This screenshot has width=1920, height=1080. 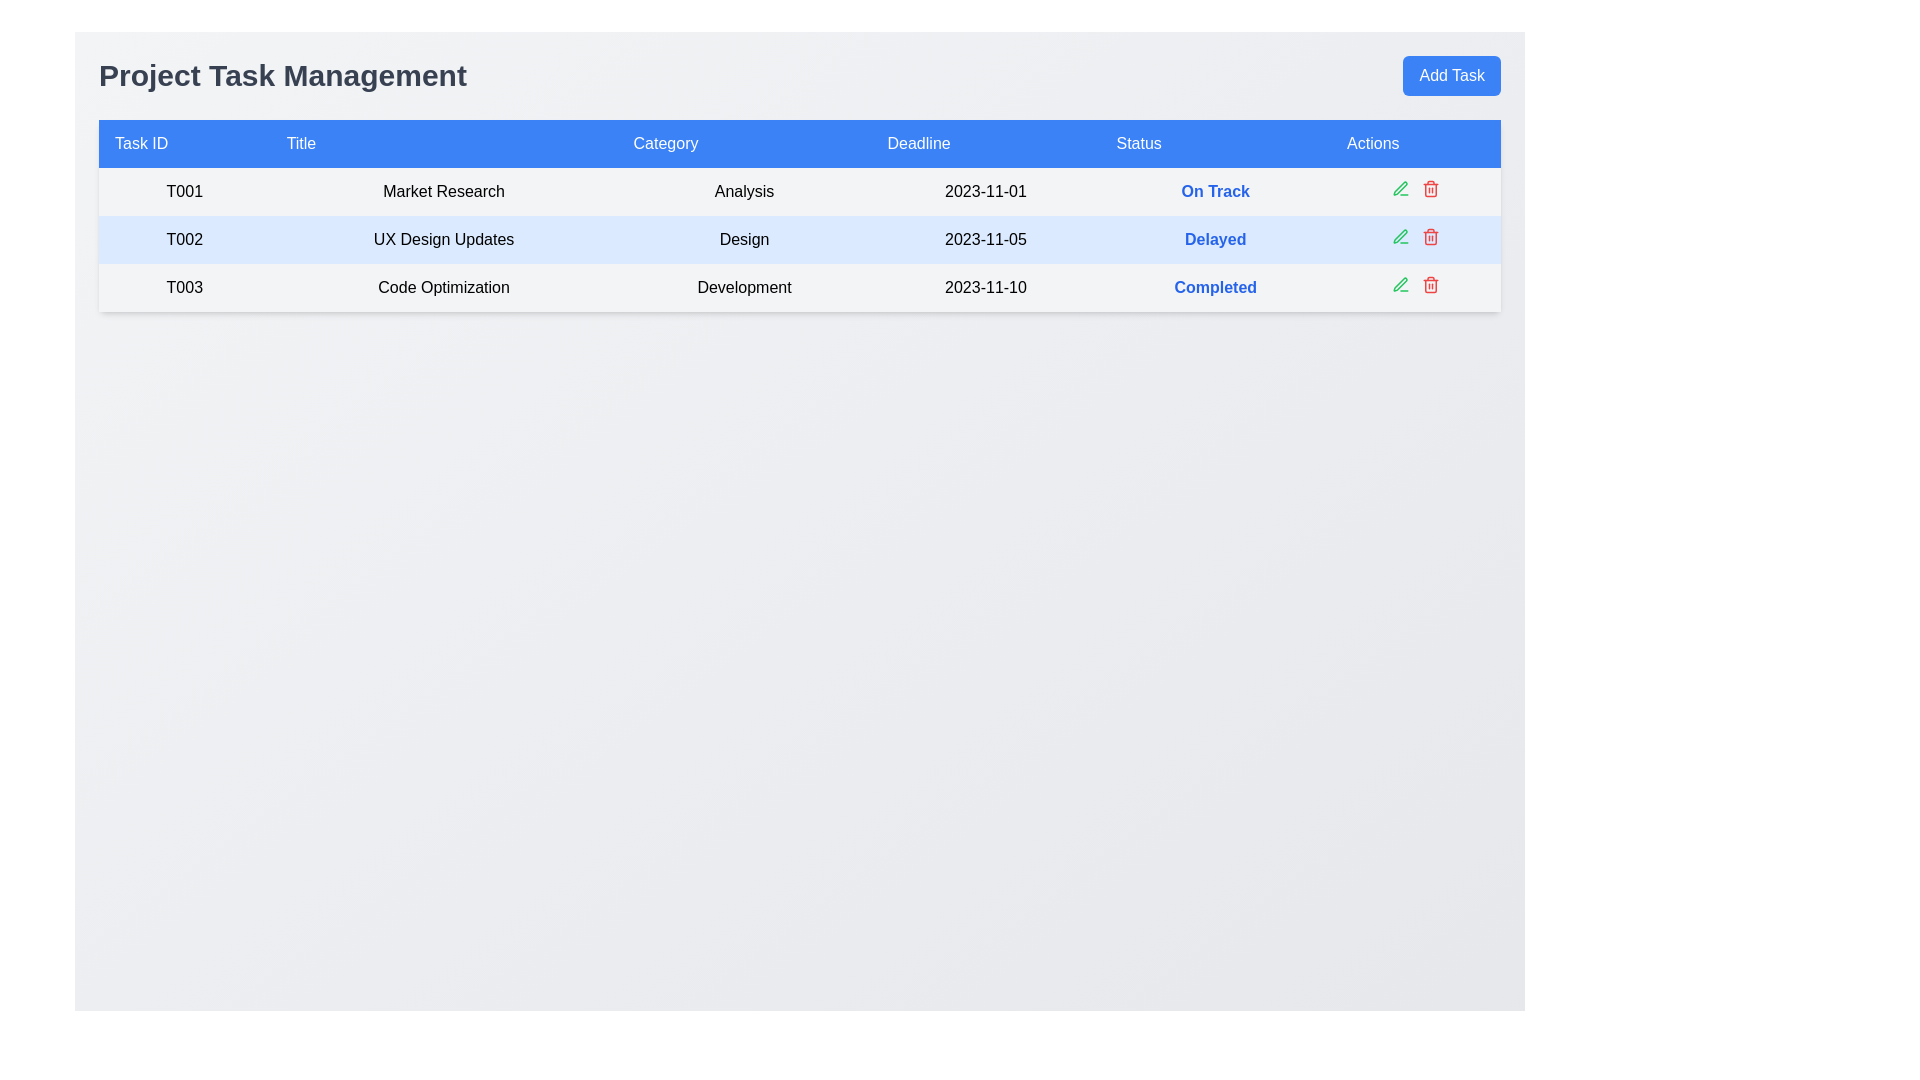 I want to click on the Text label that denotes the title of the task, associated with Task ID 'T001' in the 'Title' column of the table layout, so click(x=443, y=192).